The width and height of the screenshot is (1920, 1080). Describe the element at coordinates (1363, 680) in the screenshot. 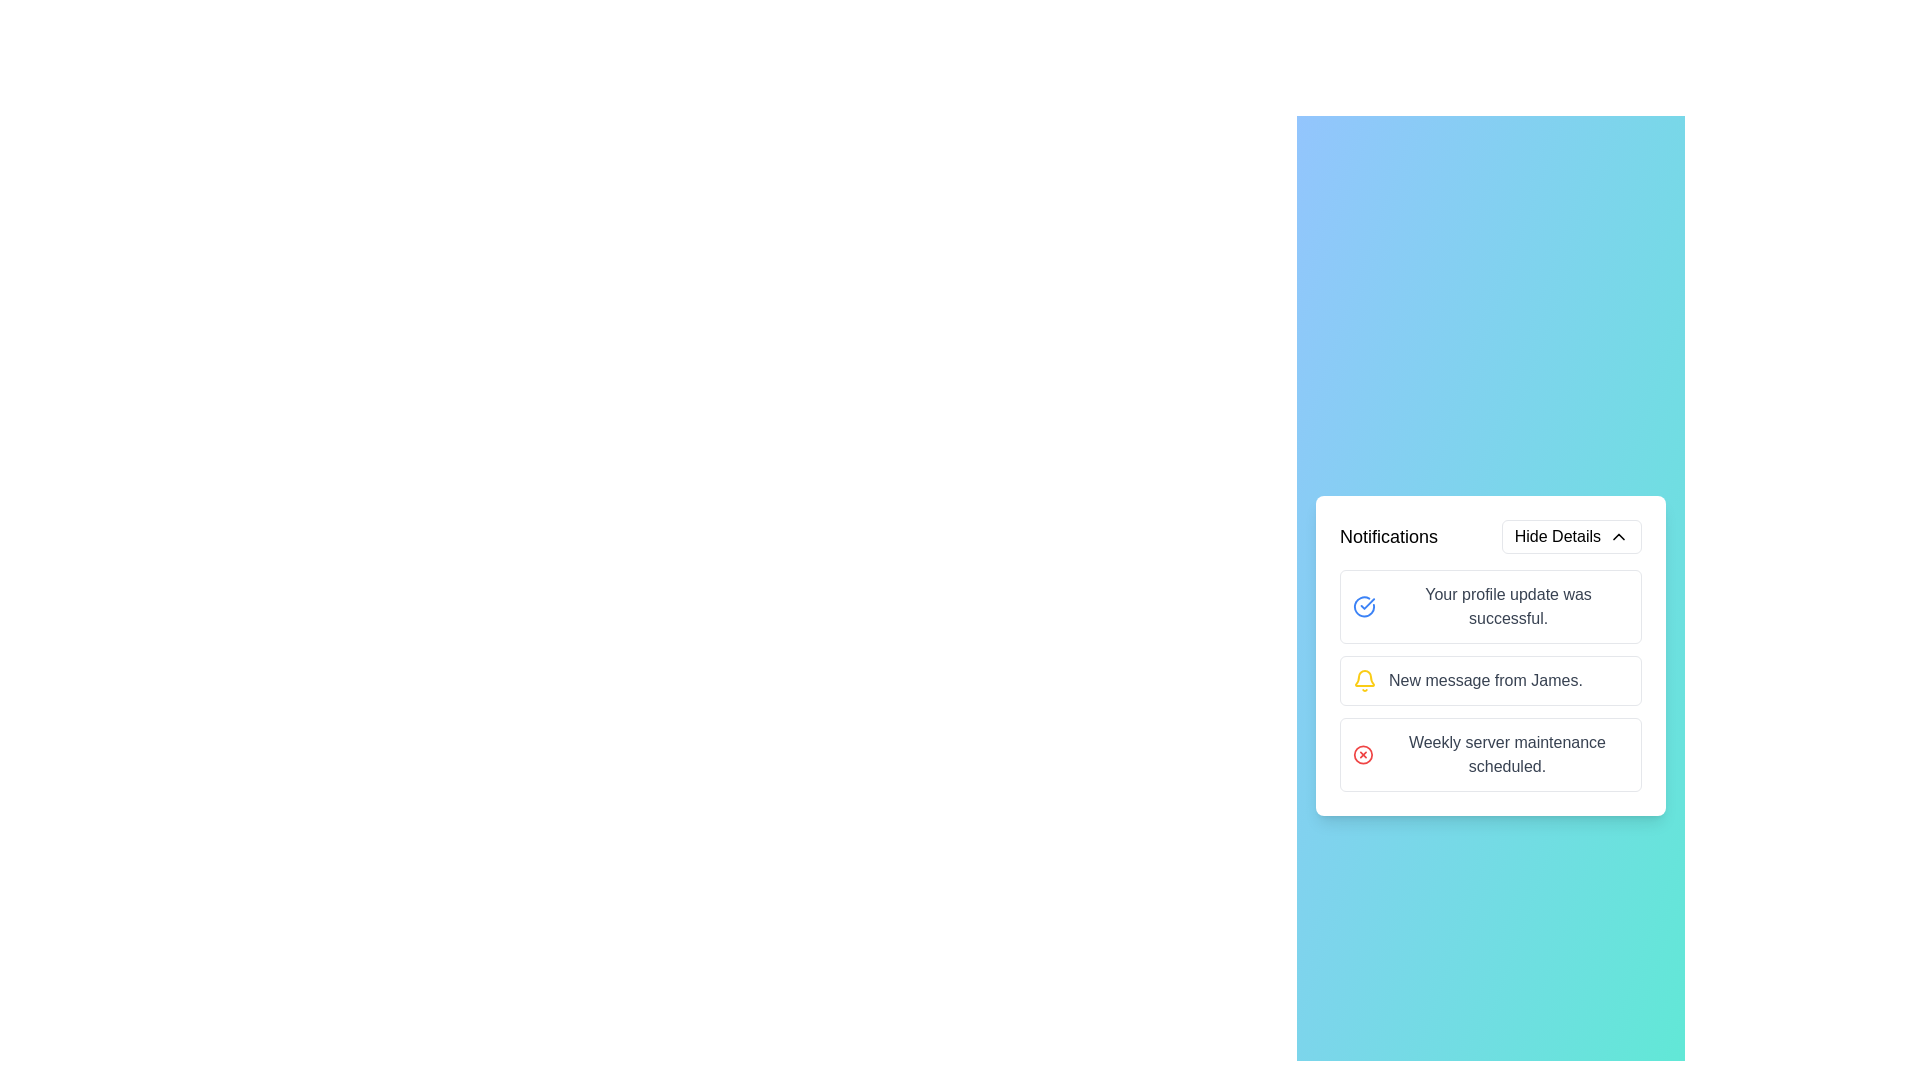

I see `the yellow bell notification icon located to the left of the 'New message from James.' notification entry` at that location.